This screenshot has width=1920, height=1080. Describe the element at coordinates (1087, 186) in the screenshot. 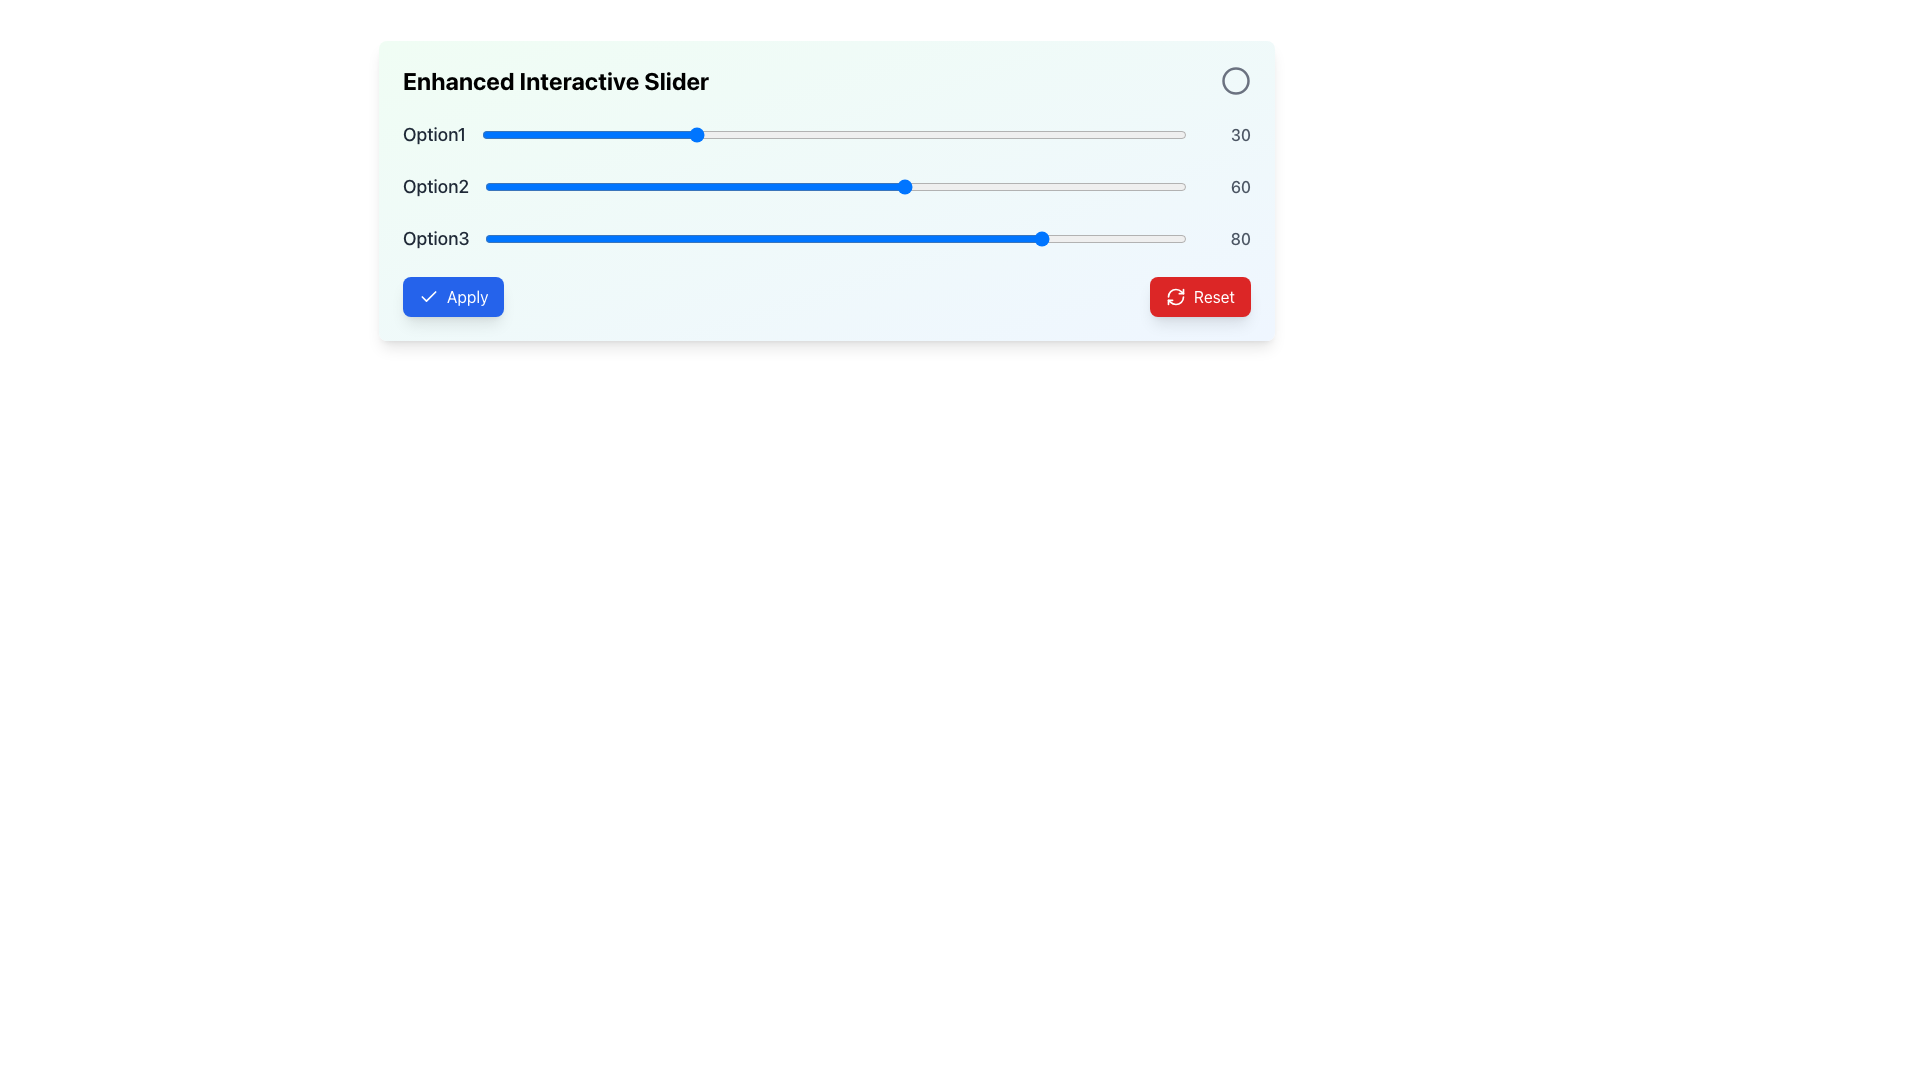

I see `slider` at that location.